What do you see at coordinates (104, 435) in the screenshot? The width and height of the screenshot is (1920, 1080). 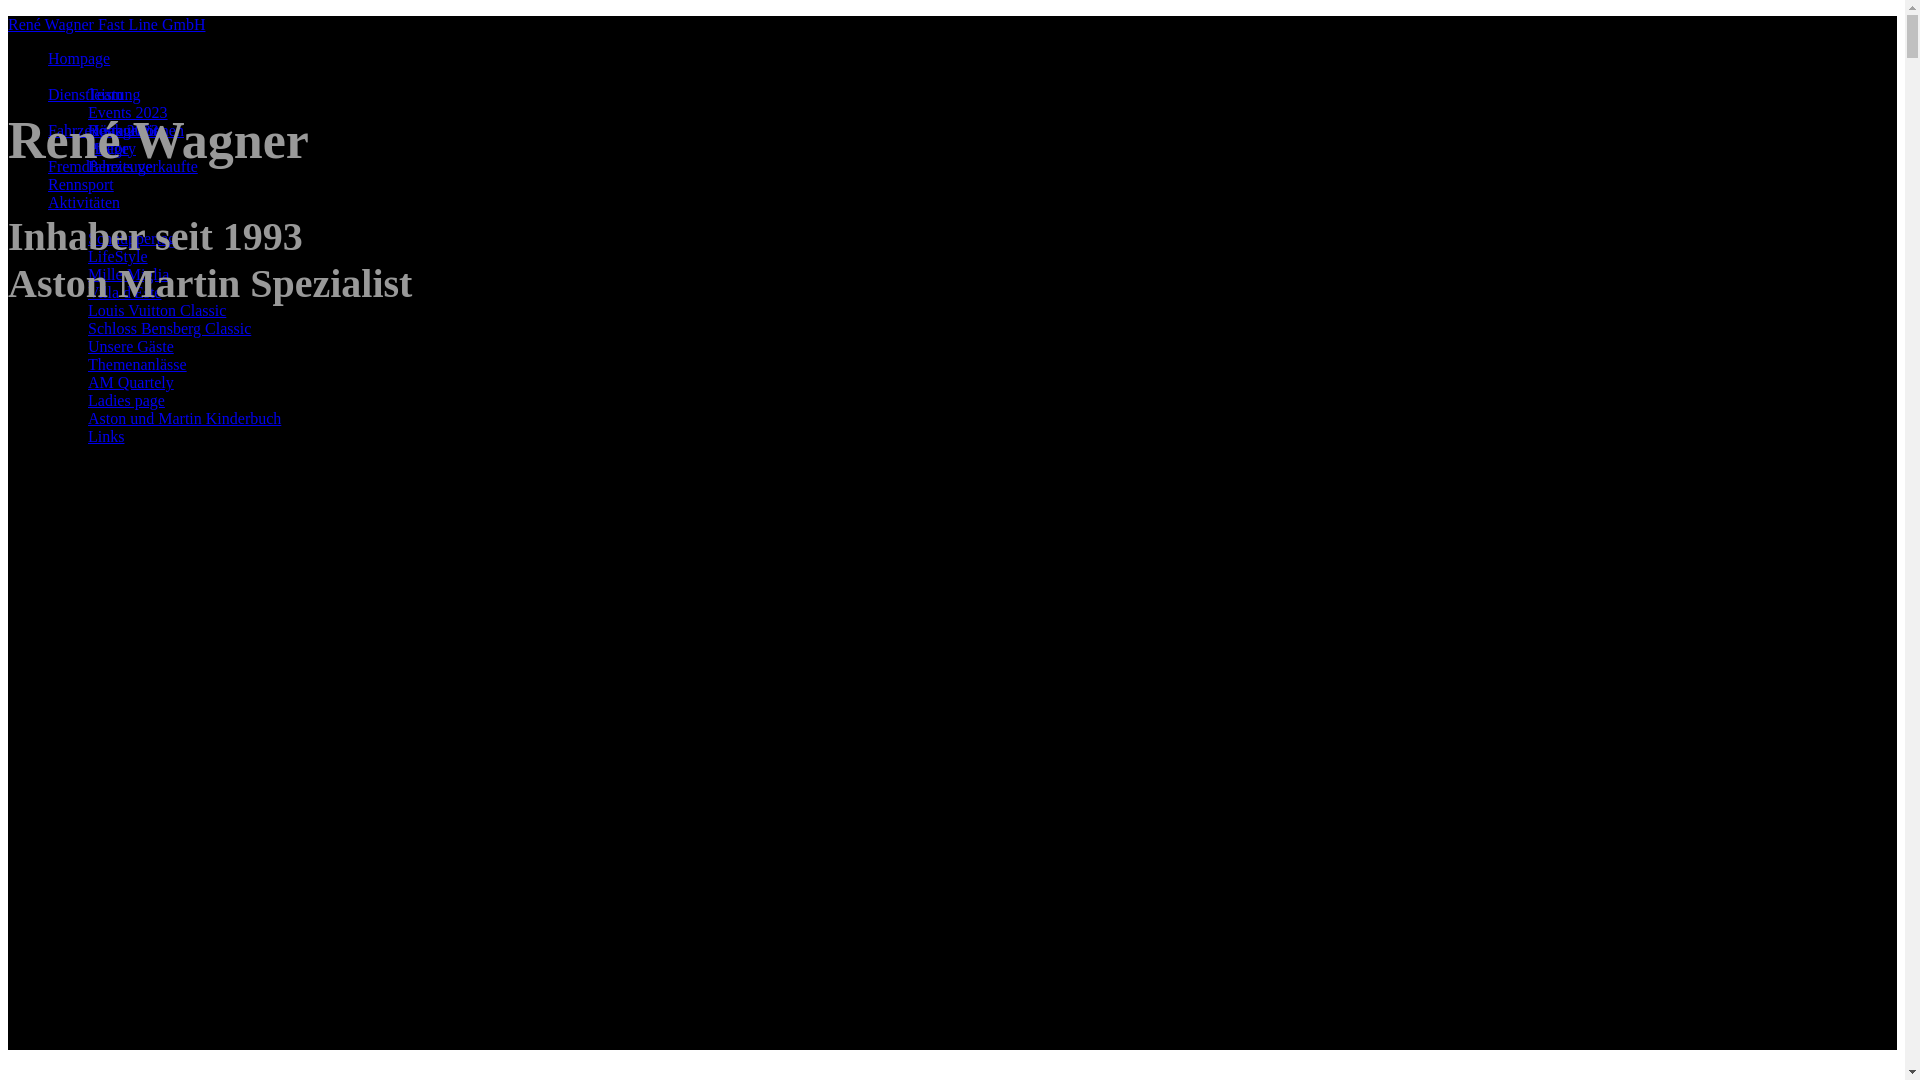 I see `'Links'` at bounding box center [104, 435].